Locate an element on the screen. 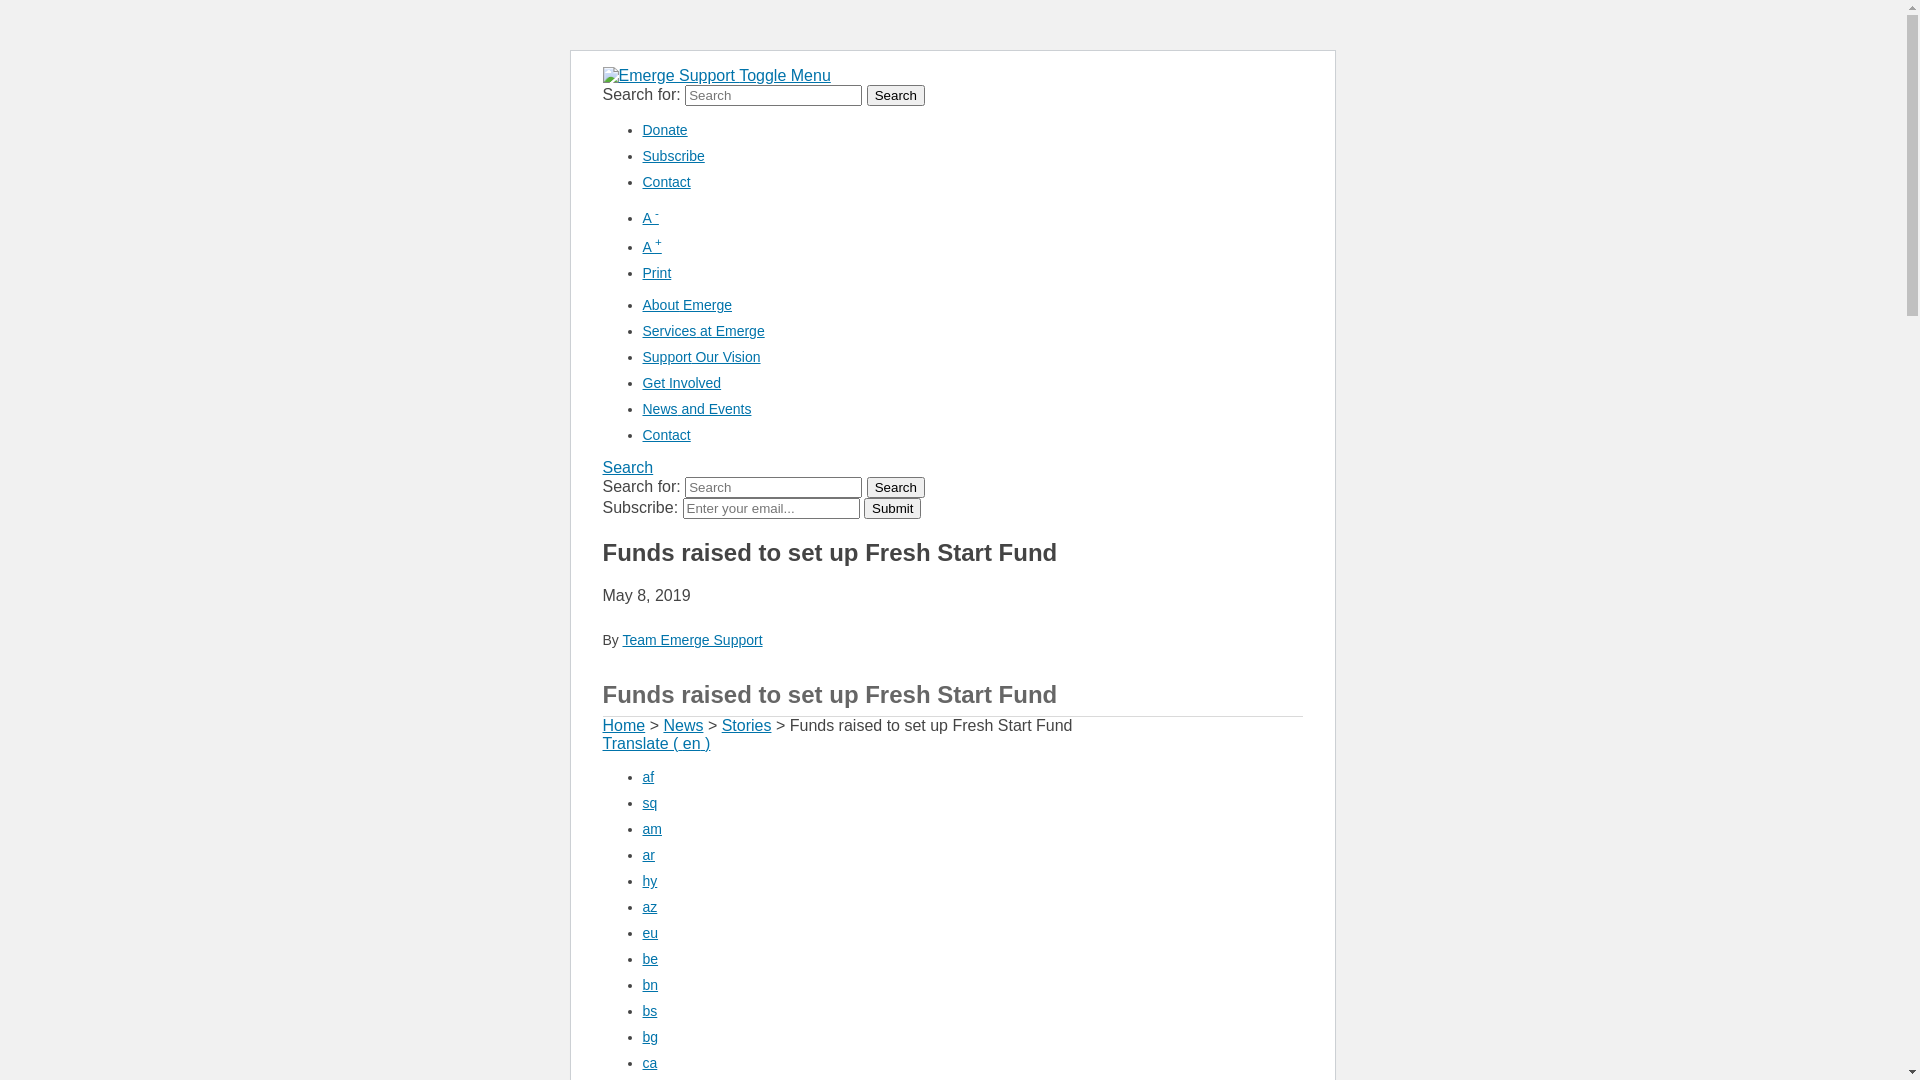 Image resolution: width=1920 pixels, height=1080 pixels. 'Submit' is located at coordinates (864, 507).